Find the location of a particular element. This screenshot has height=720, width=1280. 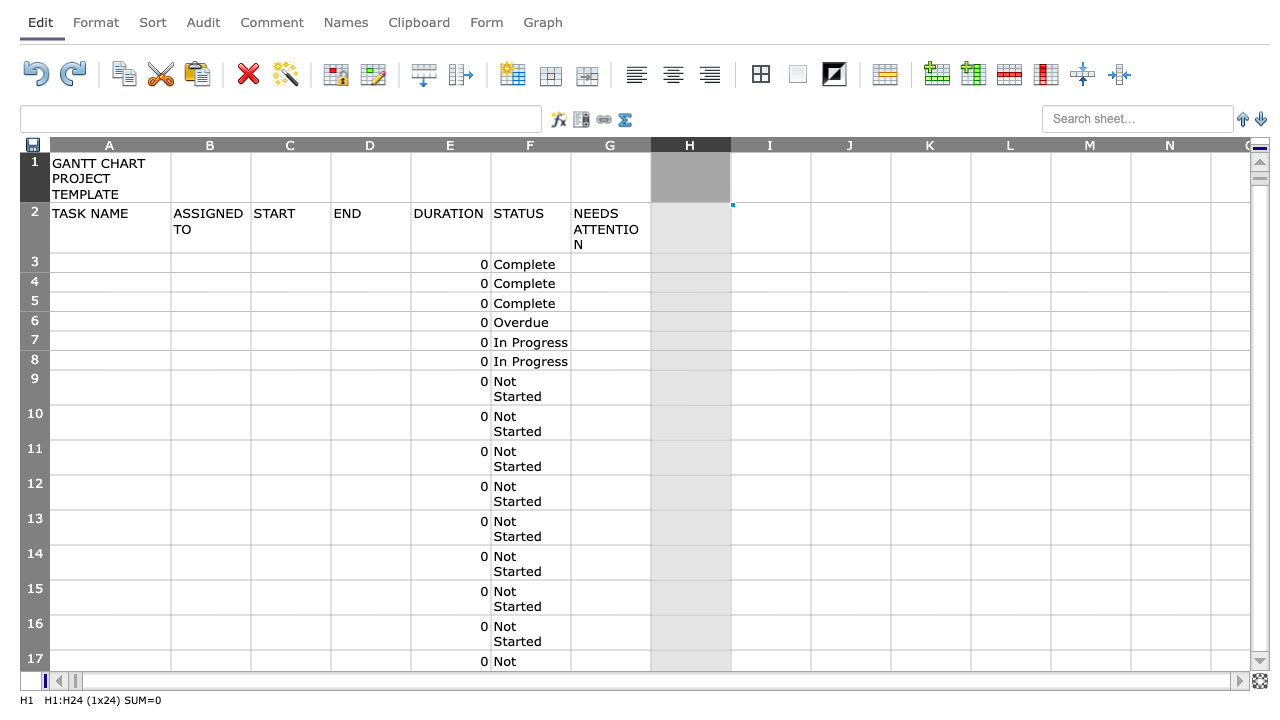

column K's width resize handle is located at coordinates (971, 143).